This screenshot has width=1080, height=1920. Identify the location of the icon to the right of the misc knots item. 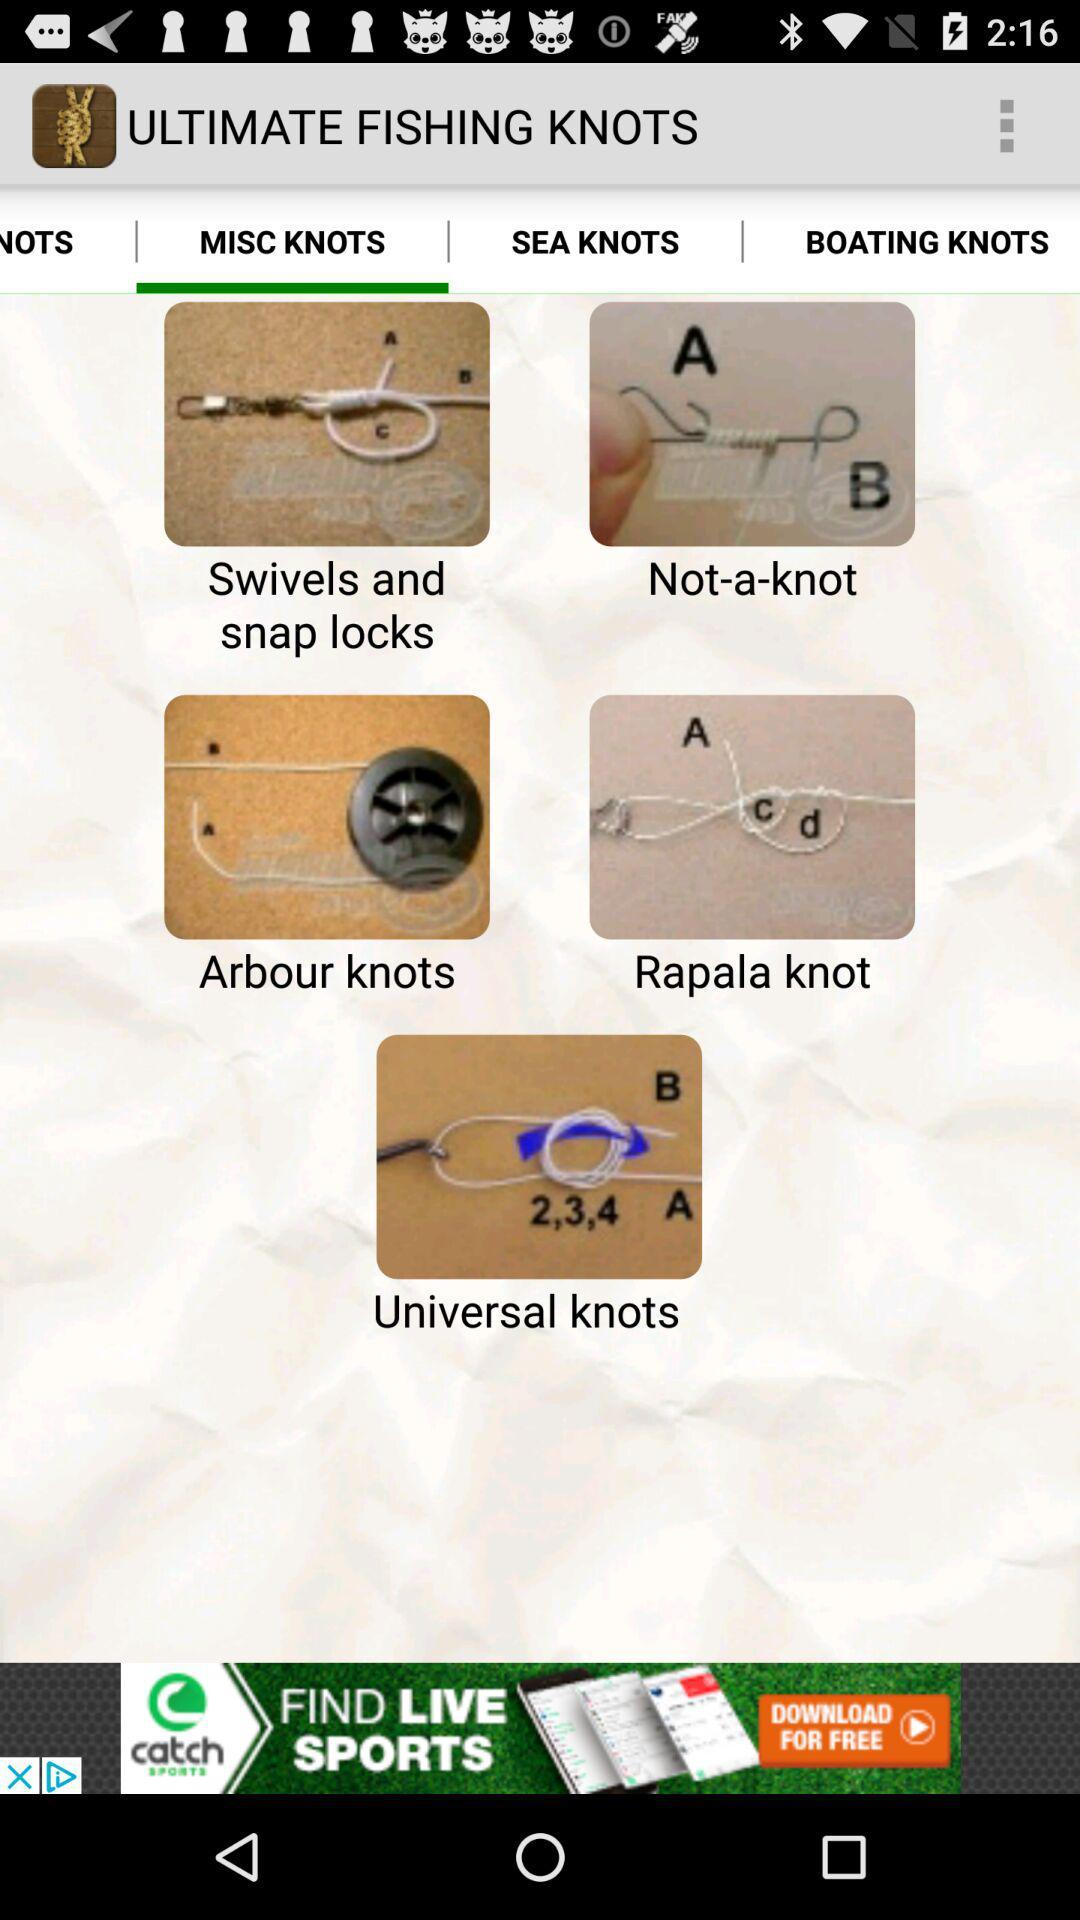
(594, 240).